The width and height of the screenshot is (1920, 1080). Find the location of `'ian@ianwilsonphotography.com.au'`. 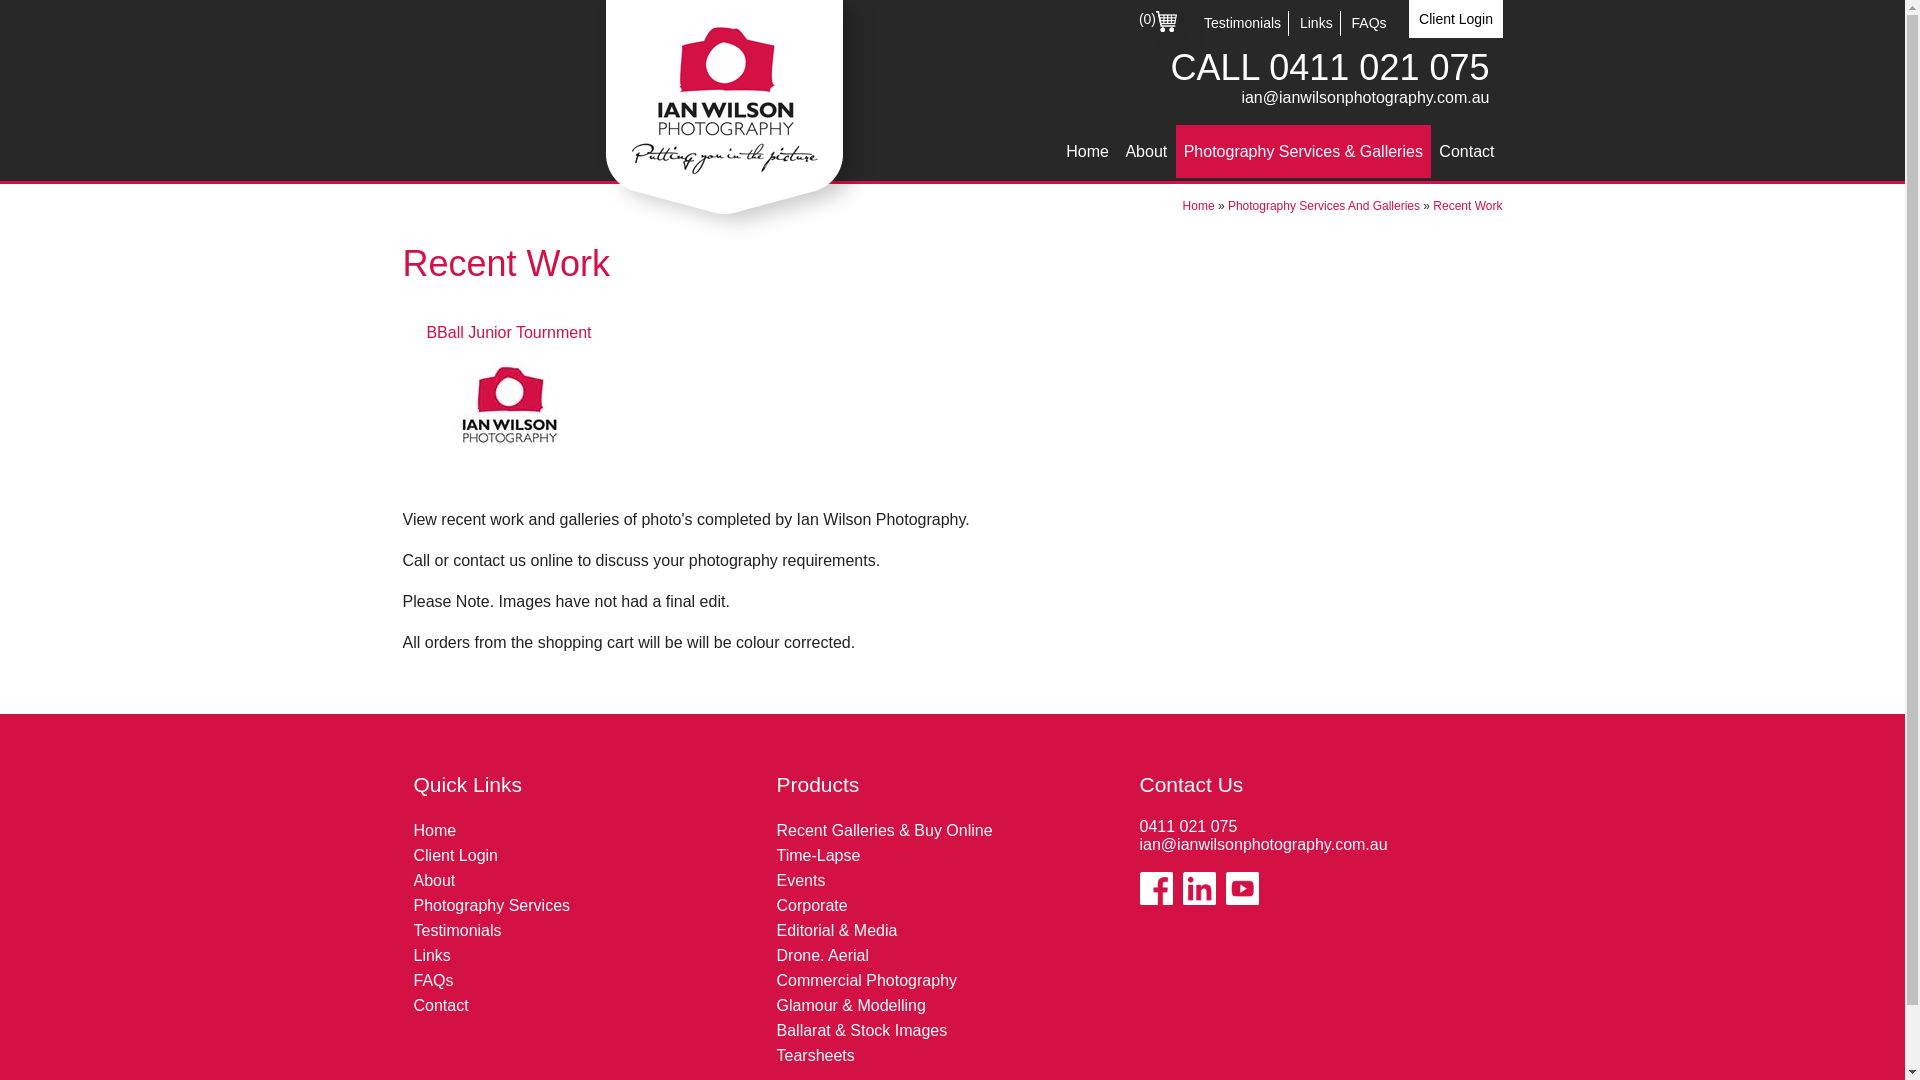

'ian@ianwilsonphotography.com.au' is located at coordinates (1363, 97).